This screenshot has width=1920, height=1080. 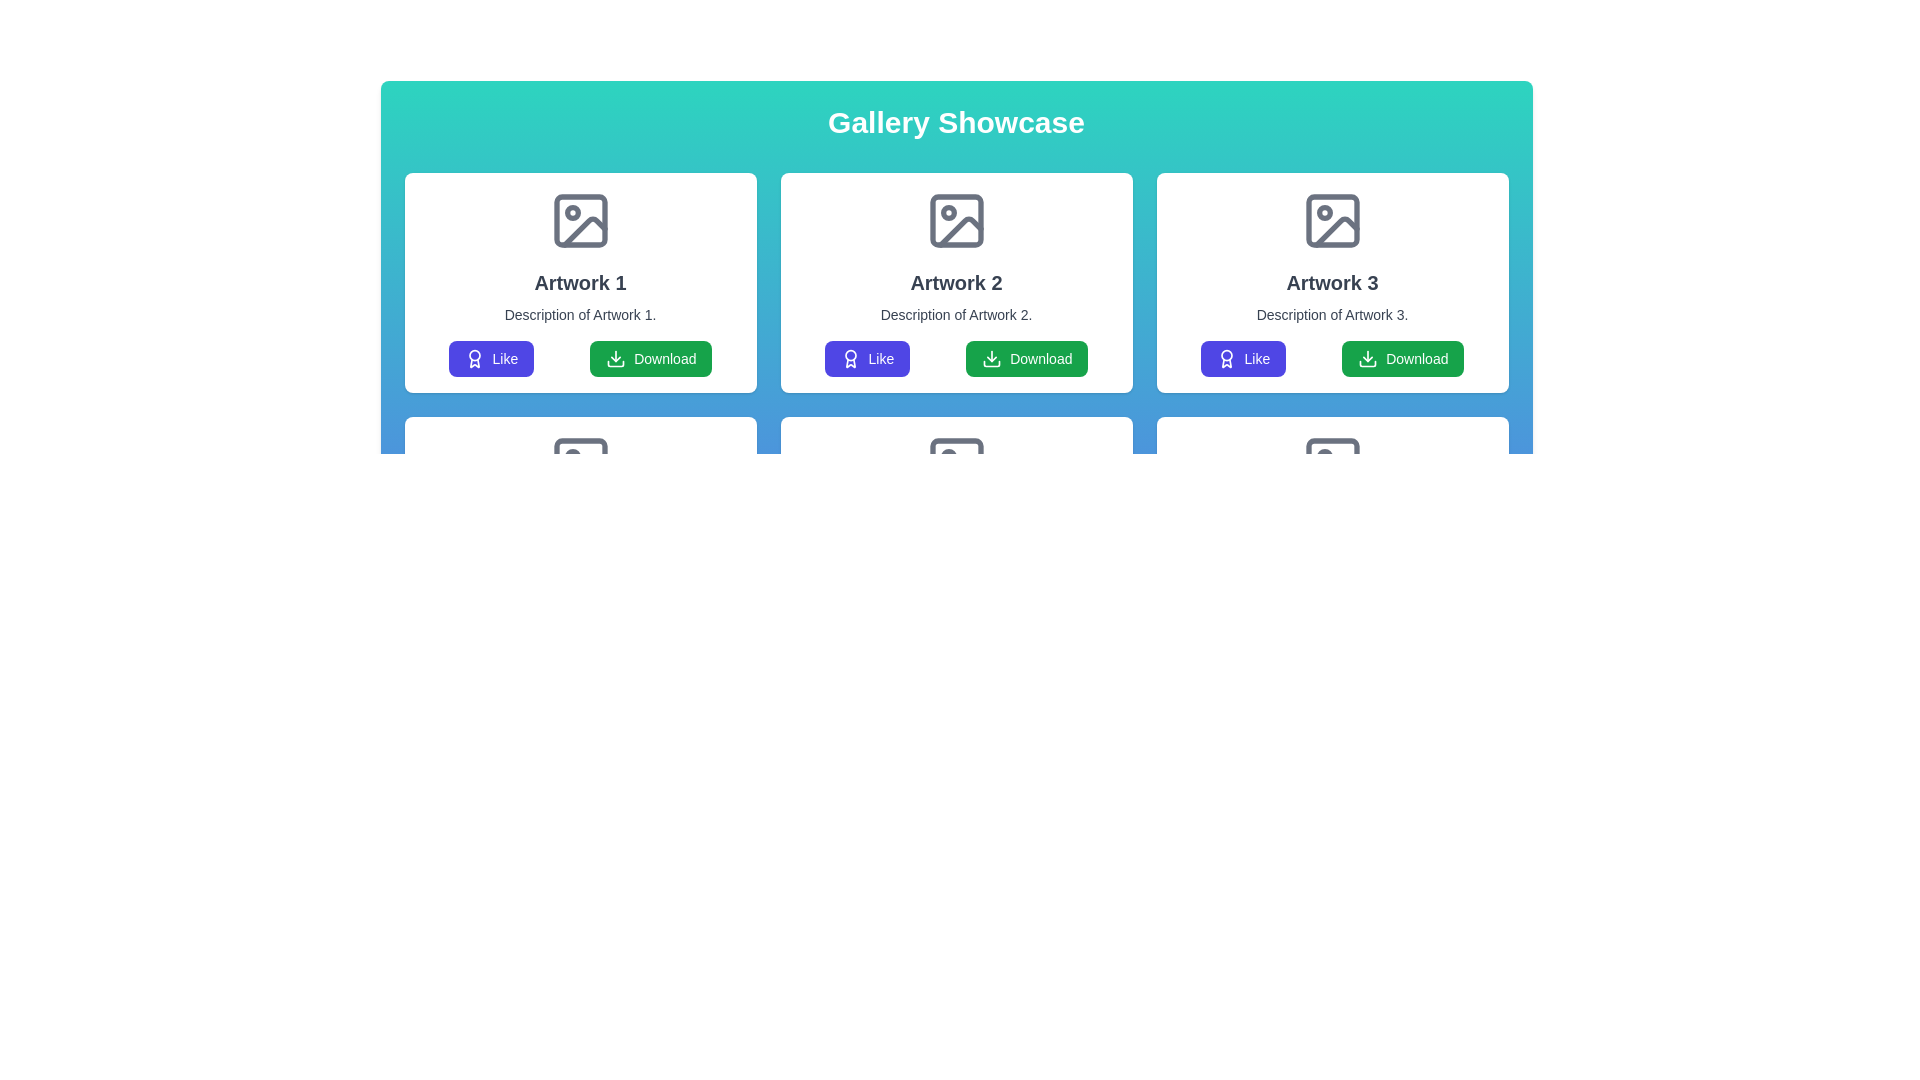 I want to click on the 'Like' button by clicking on the decorative SVG element, which is a circular shape with a radius of 6 units located centrally within the SVG icon below the 'Artwork 2' section, so click(x=850, y=354).